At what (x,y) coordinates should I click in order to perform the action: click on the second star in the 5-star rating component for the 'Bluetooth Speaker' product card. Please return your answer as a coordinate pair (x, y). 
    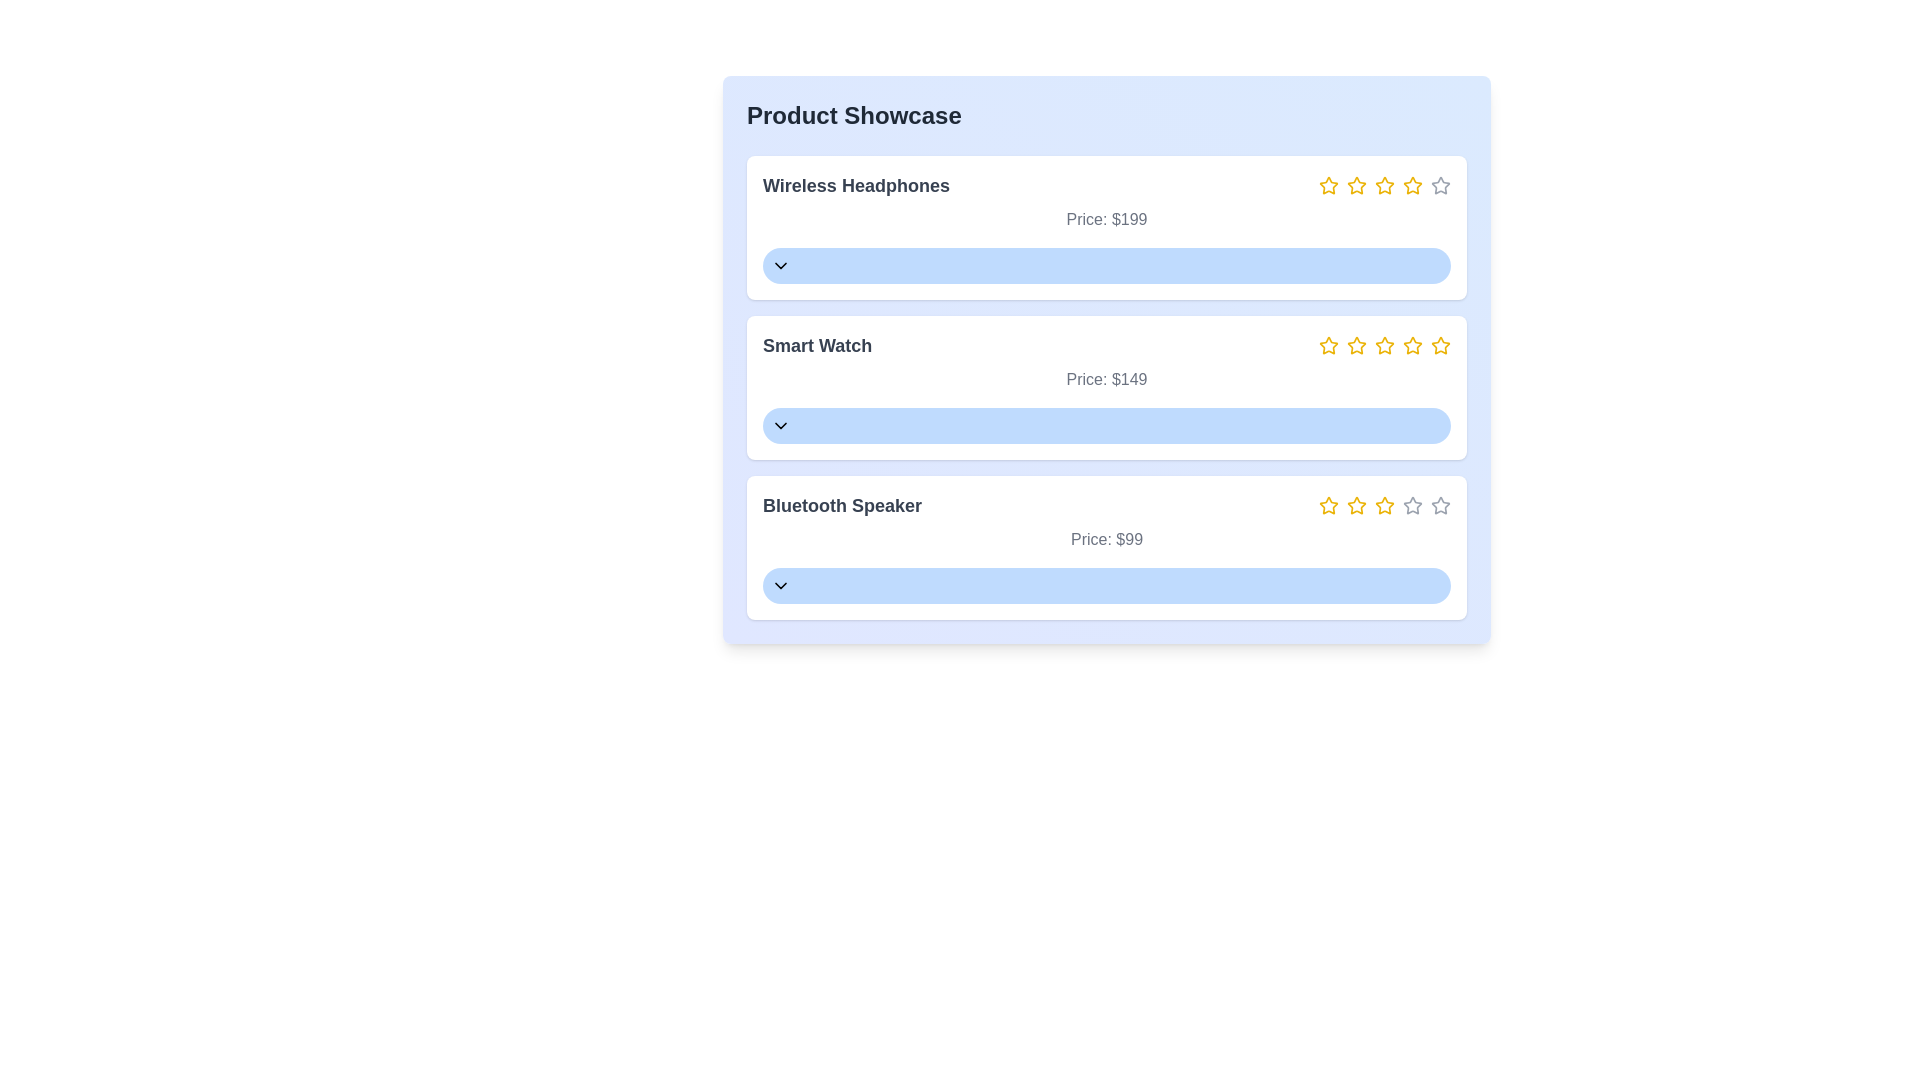
    Looking at the image, I should click on (1357, 504).